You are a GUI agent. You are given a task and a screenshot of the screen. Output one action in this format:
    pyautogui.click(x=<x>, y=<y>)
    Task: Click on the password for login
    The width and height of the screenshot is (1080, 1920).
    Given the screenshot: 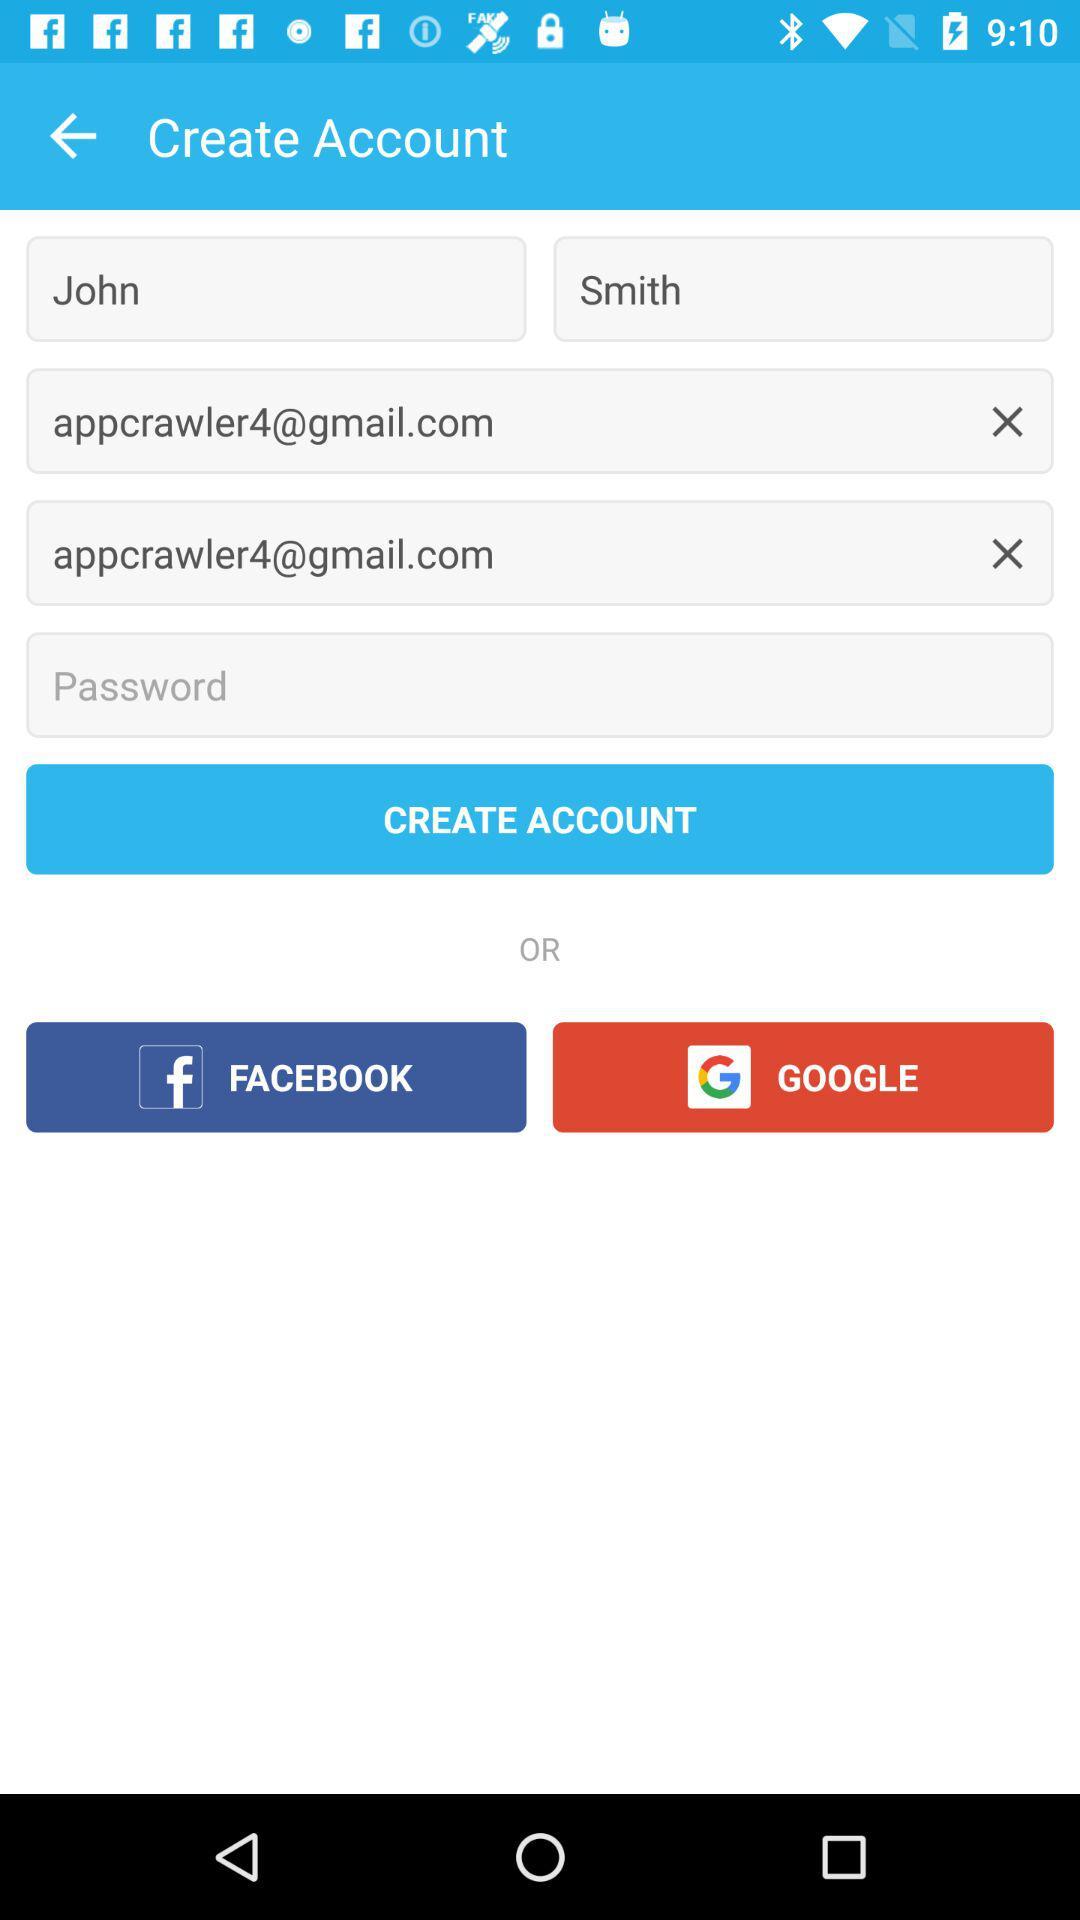 What is the action you would take?
    pyautogui.click(x=540, y=685)
    